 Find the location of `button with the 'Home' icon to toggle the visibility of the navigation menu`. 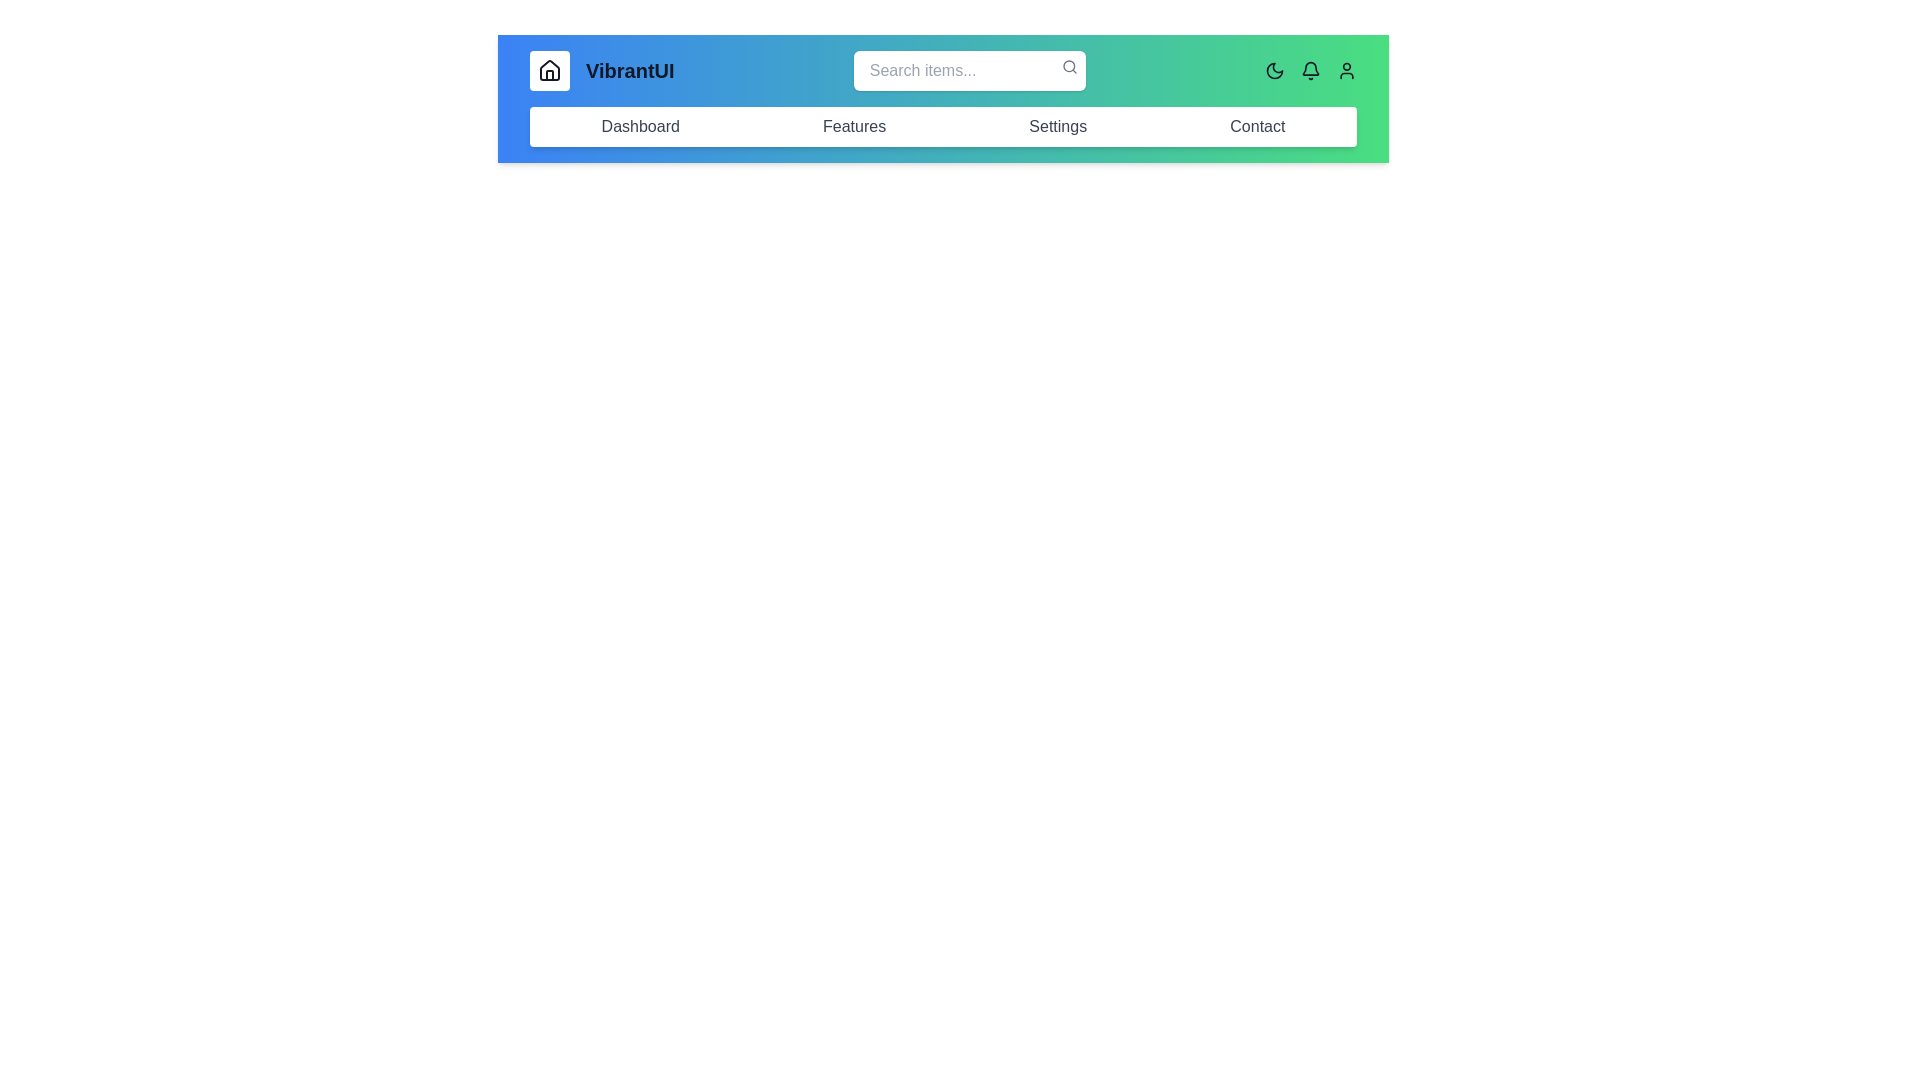

button with the 'Home' icon to toggle the visibility of the navigation menu is located at coordinates (550, 69).